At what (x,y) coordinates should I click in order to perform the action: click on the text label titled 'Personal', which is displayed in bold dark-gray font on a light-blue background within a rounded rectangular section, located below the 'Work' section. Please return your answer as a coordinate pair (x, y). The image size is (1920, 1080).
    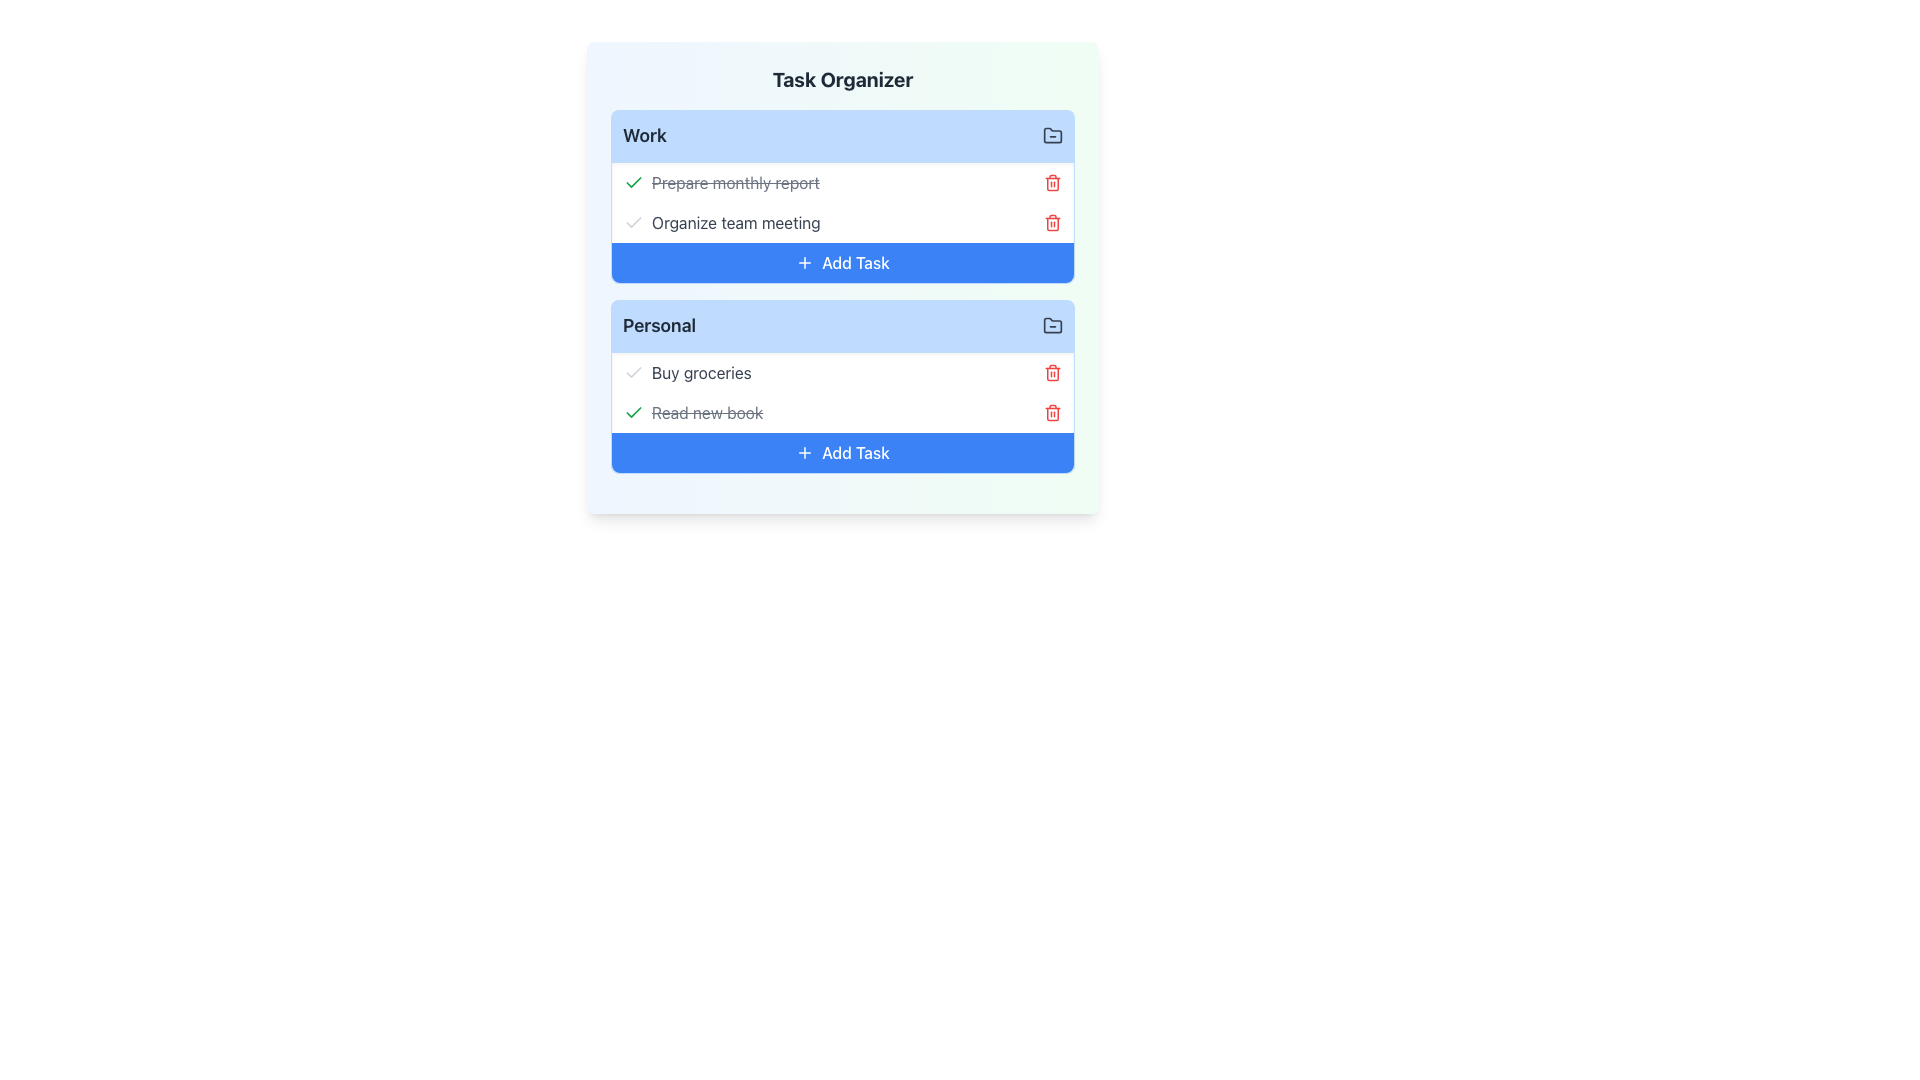
    Looking at the image, I should click on (659, 325).